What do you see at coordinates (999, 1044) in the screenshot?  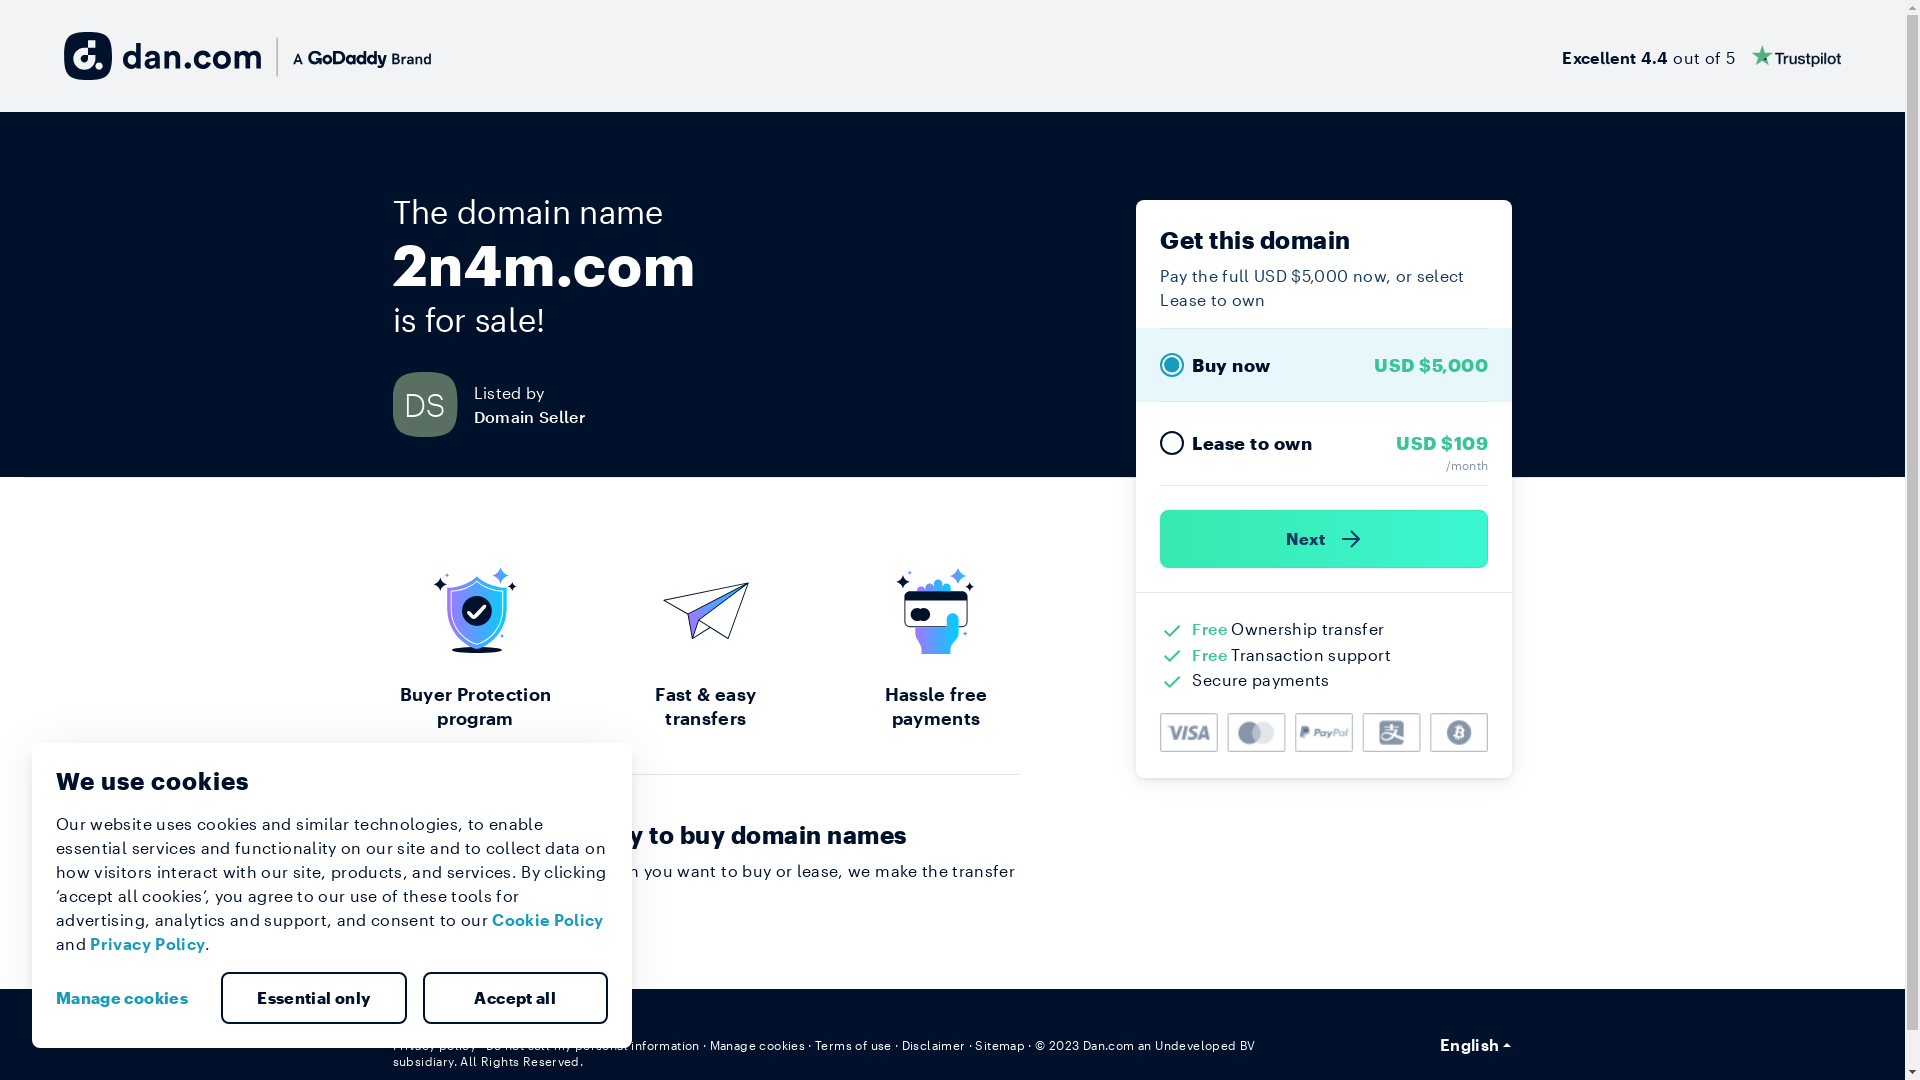 I see `'Sitemap'` at bounding box center [999, 1044].